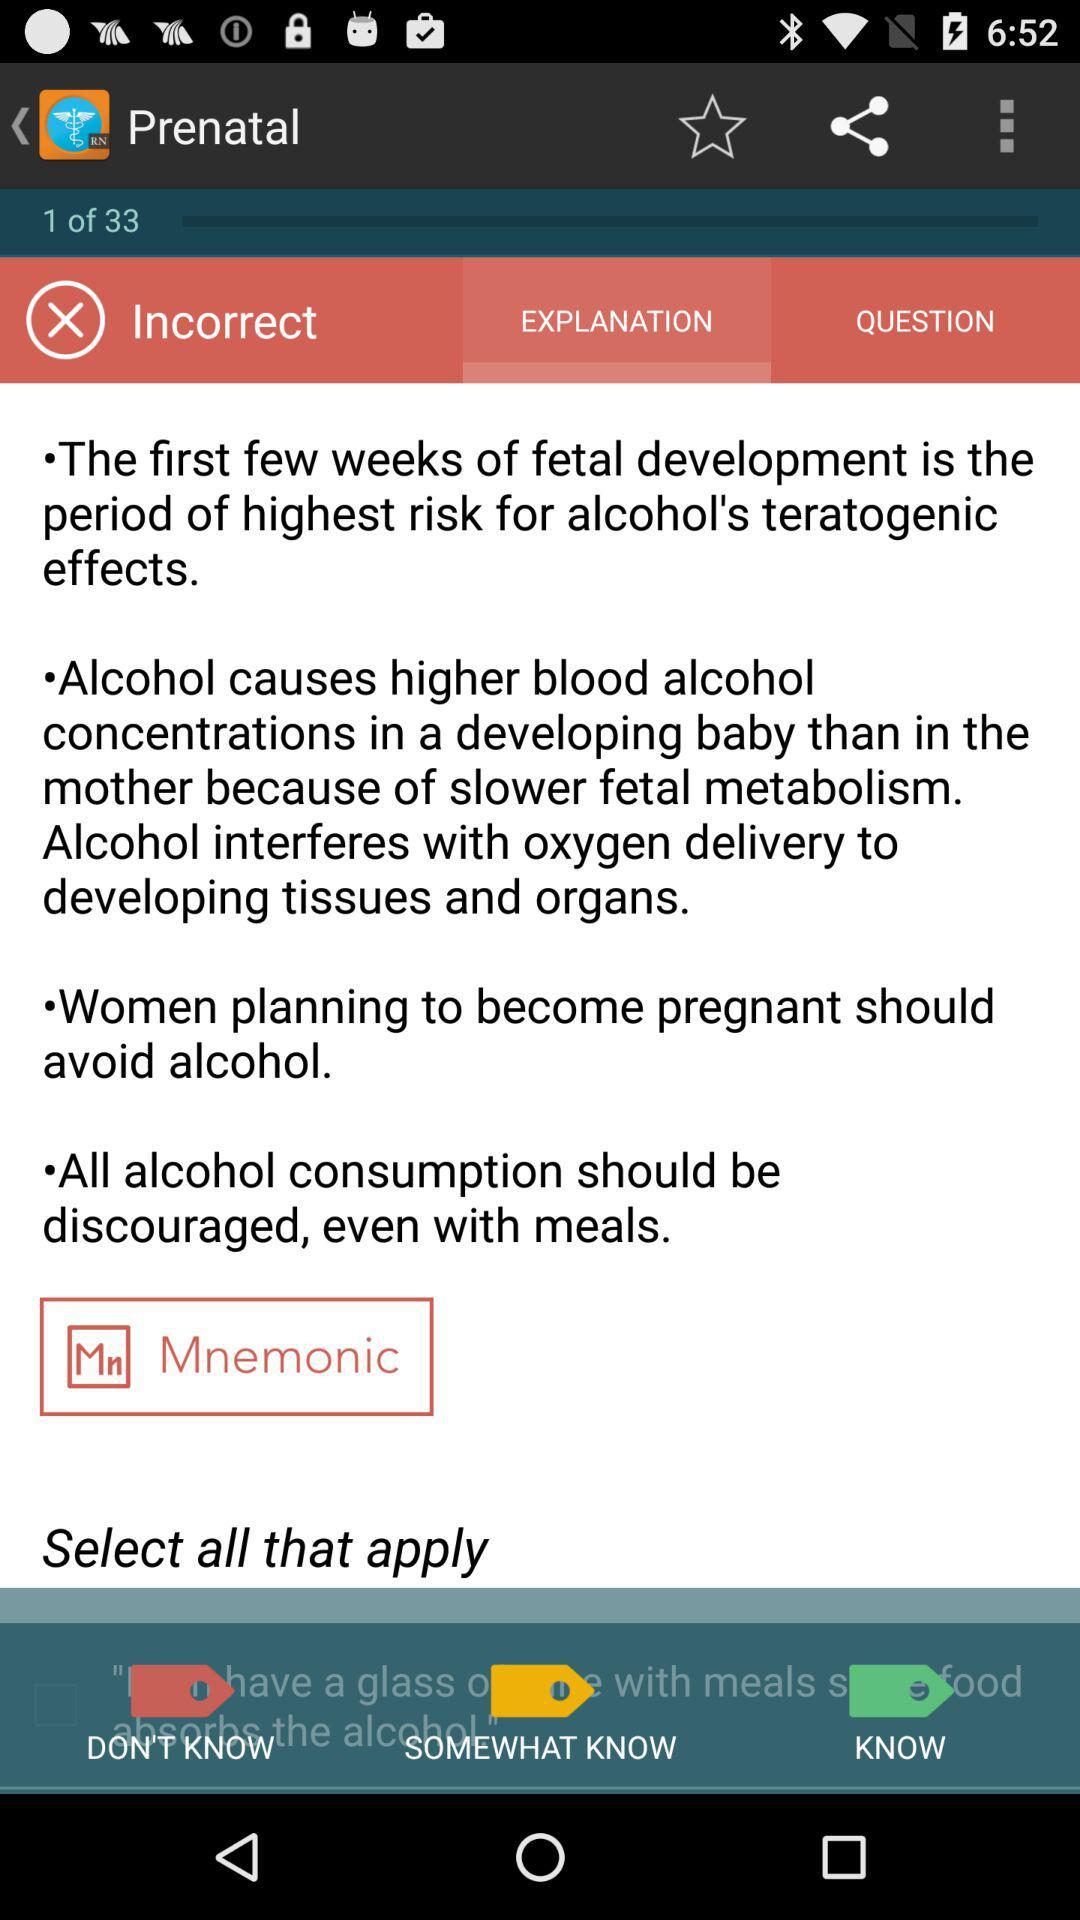 The height and width of the screenshot is (1920, 1080). What do you see at coordinates (925, 320) in the screenshot?
I see `icon to the right of the explanation button` at bounding box center [925, 320].